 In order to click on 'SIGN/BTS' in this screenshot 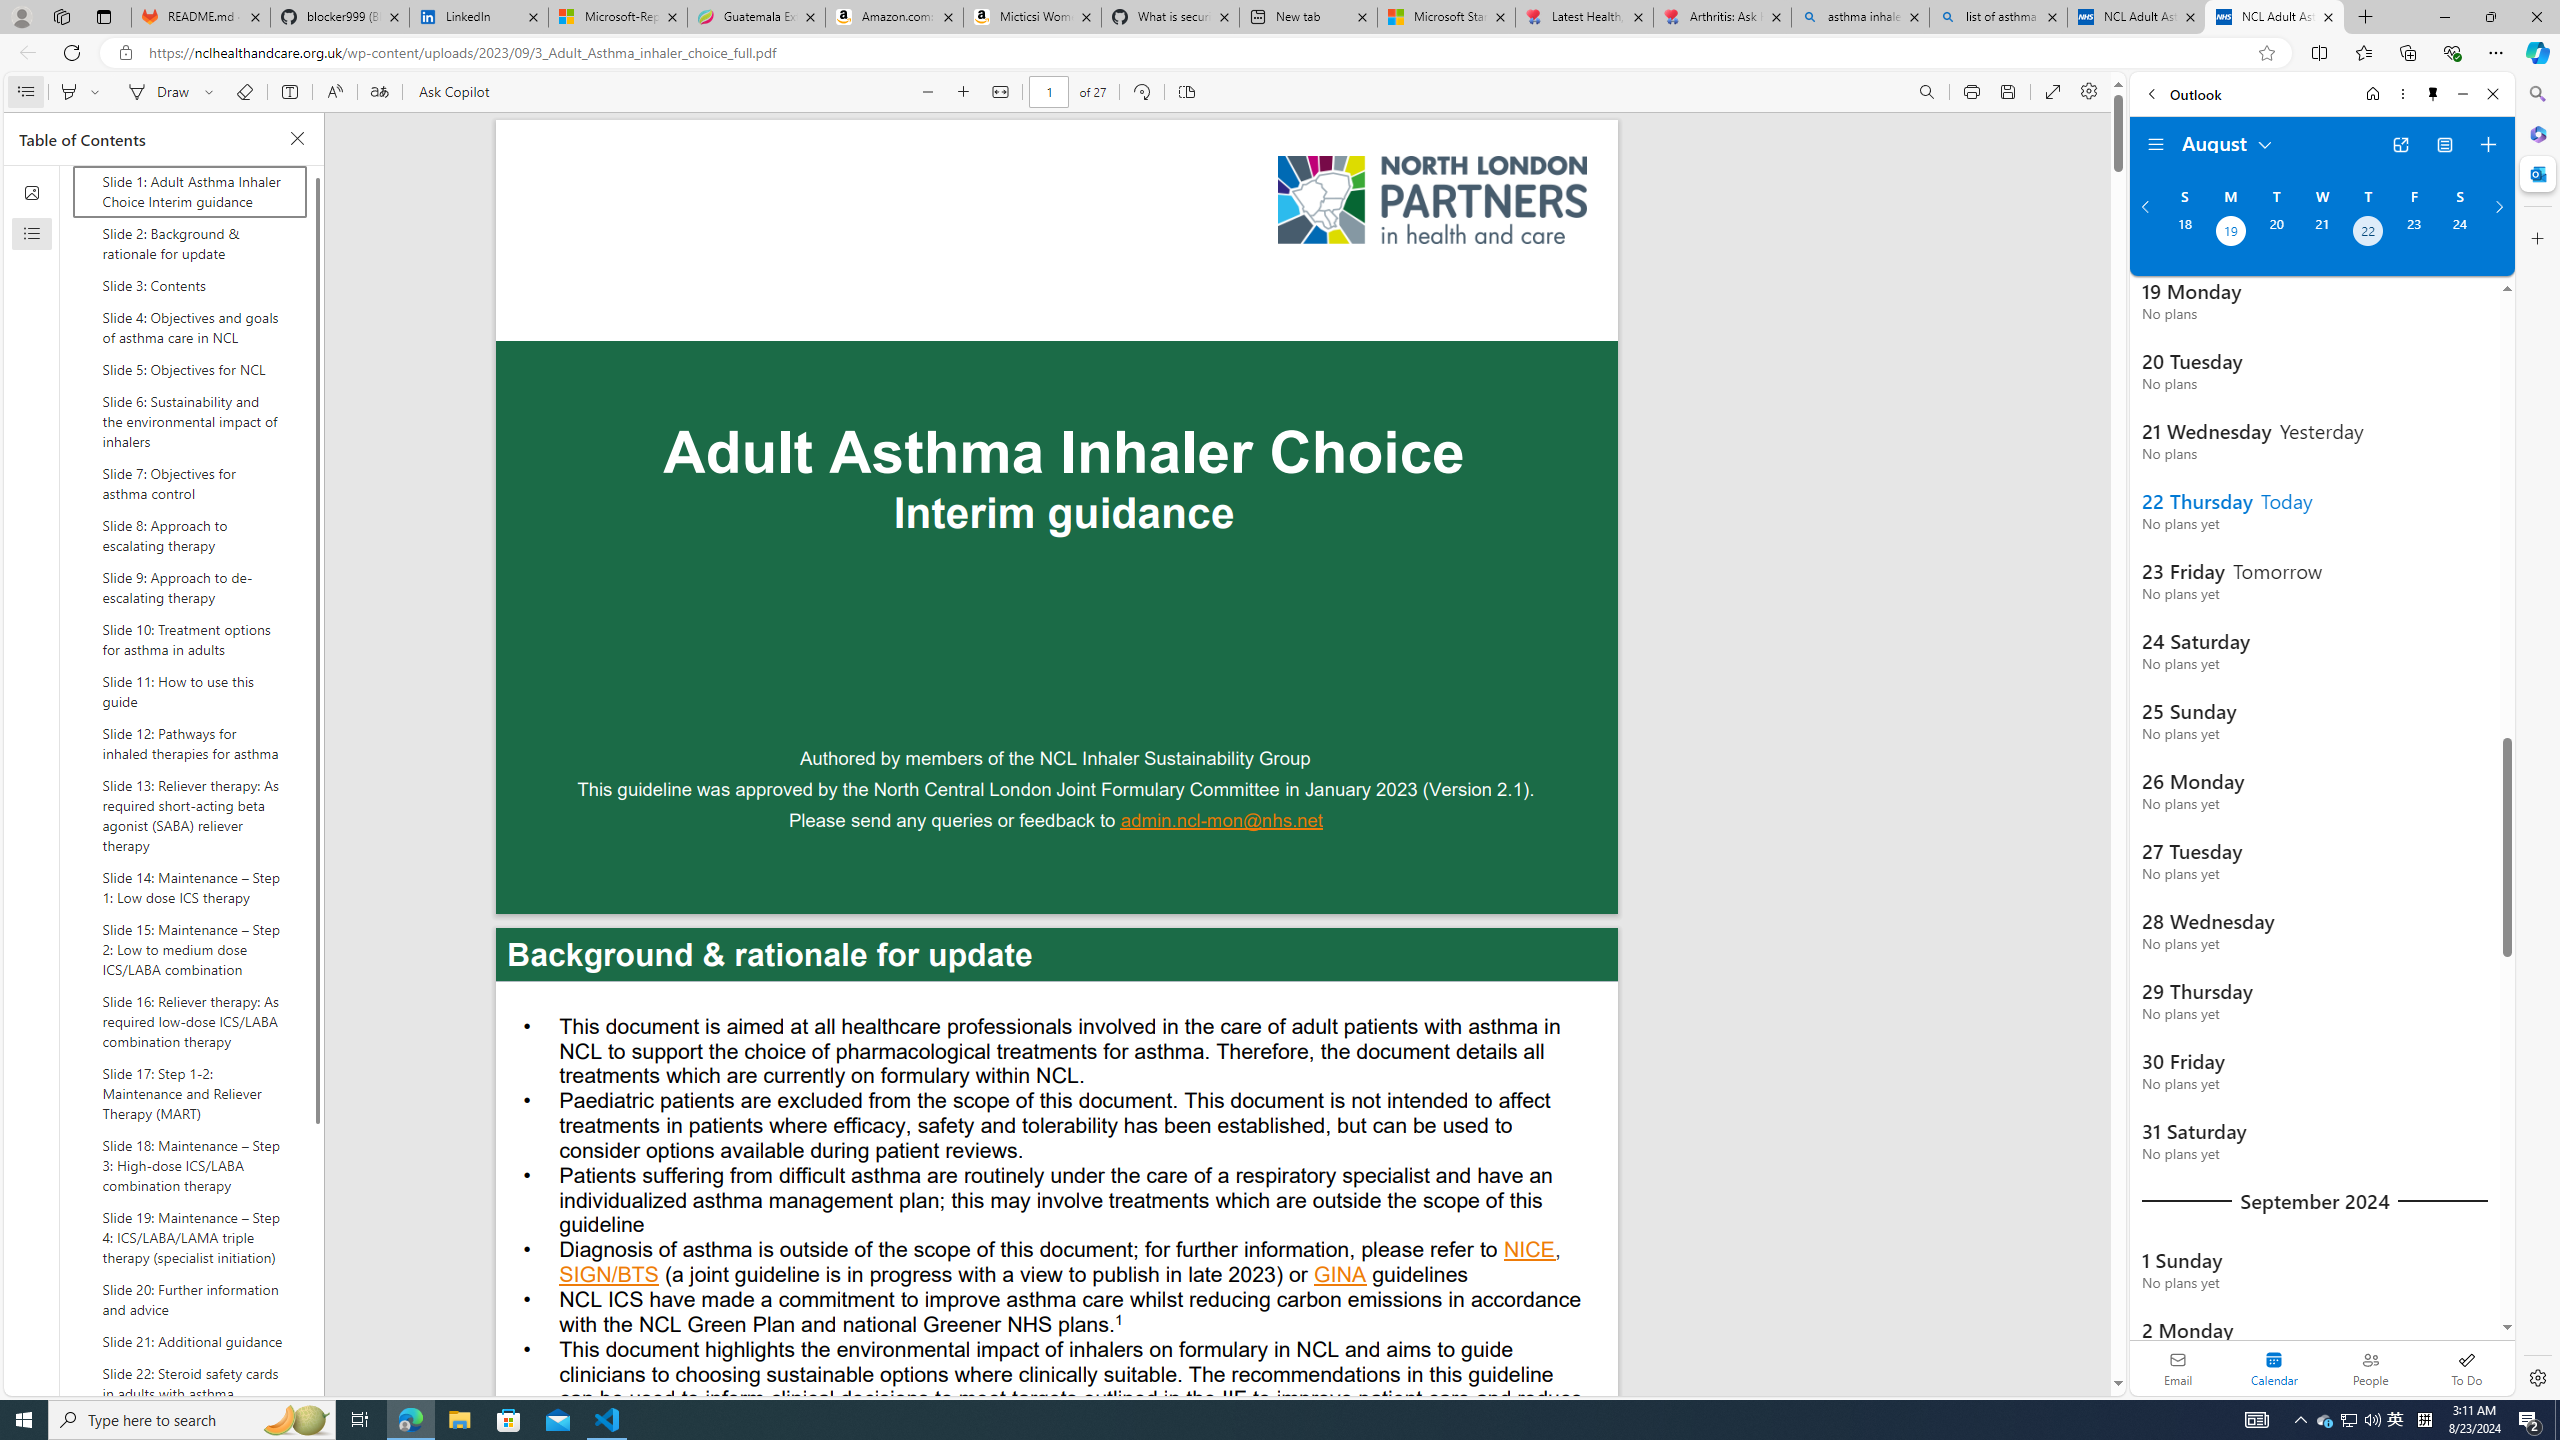, I will do `click(608, 1276)`.